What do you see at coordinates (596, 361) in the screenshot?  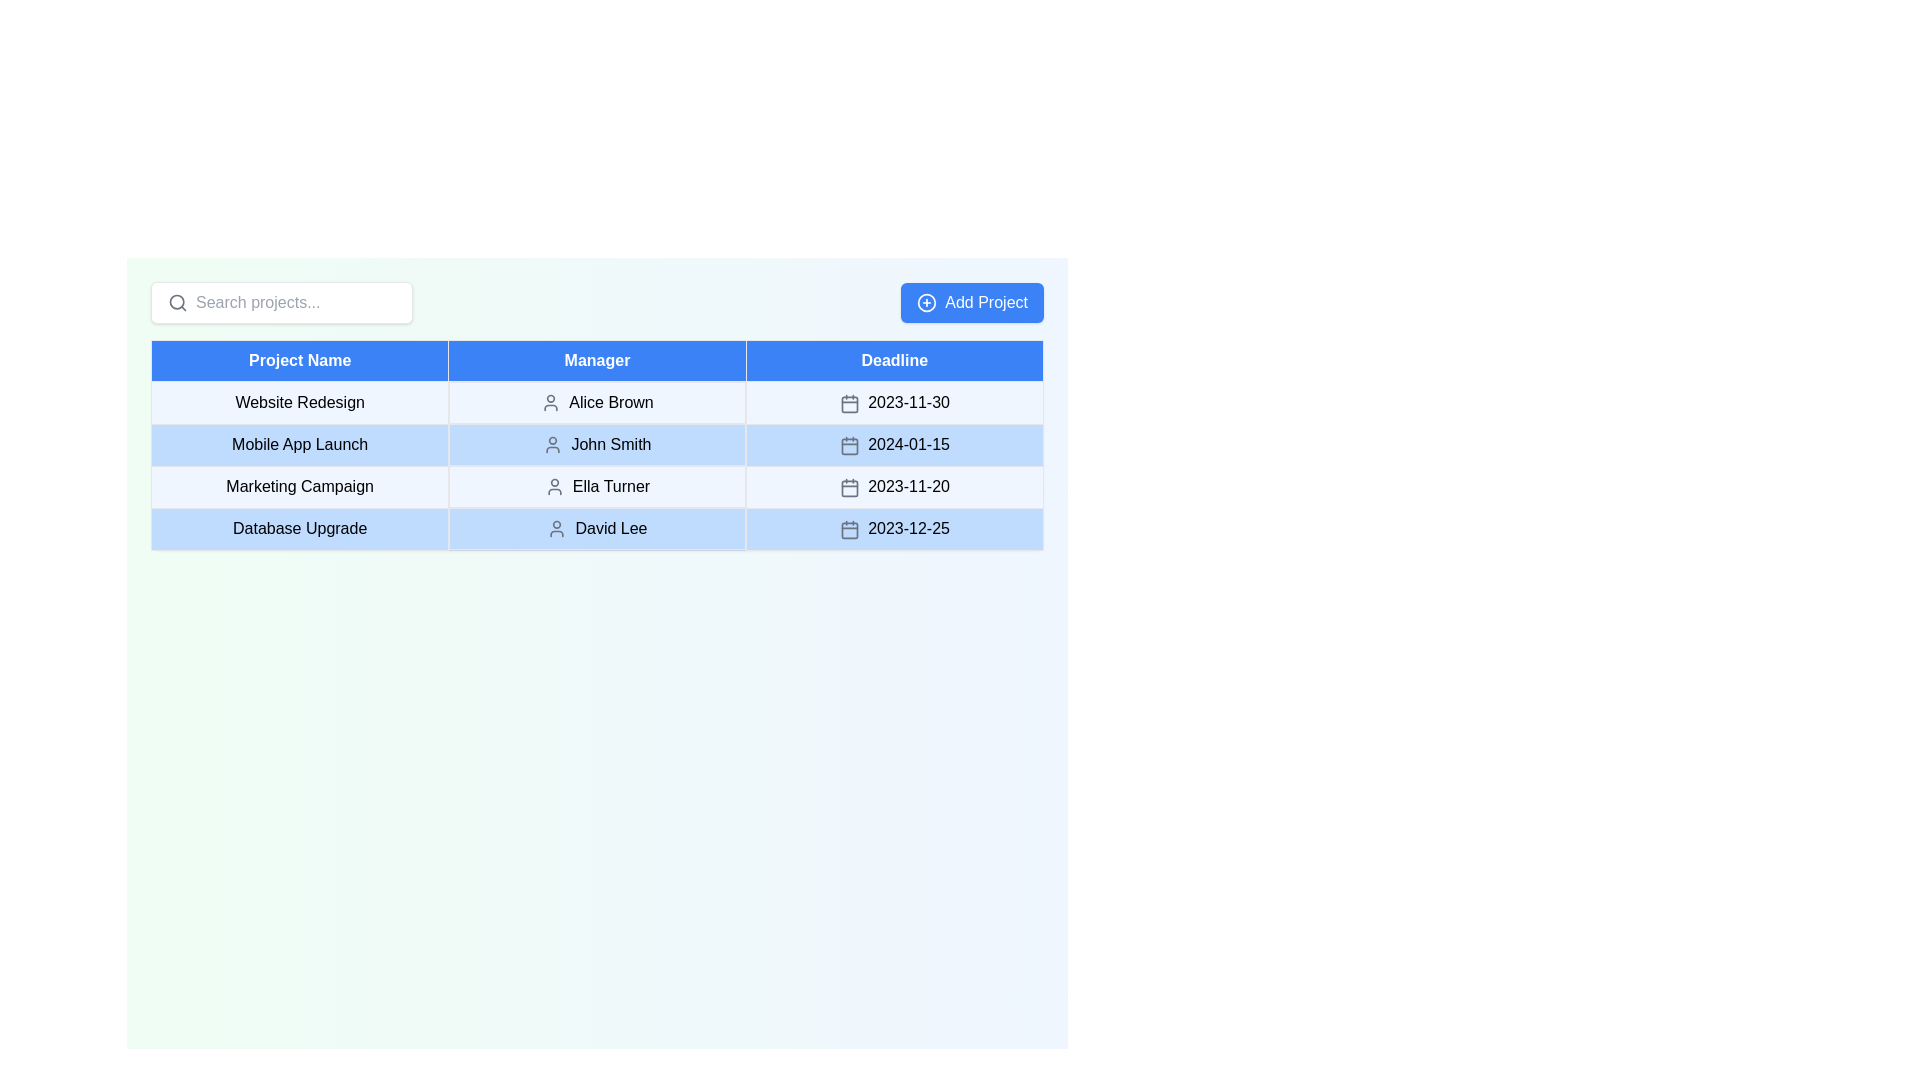 I see `text from the 'Manager' header cell in the table, which indicates the names of managers associated with the respective projects` at bounding box center [596, 361].